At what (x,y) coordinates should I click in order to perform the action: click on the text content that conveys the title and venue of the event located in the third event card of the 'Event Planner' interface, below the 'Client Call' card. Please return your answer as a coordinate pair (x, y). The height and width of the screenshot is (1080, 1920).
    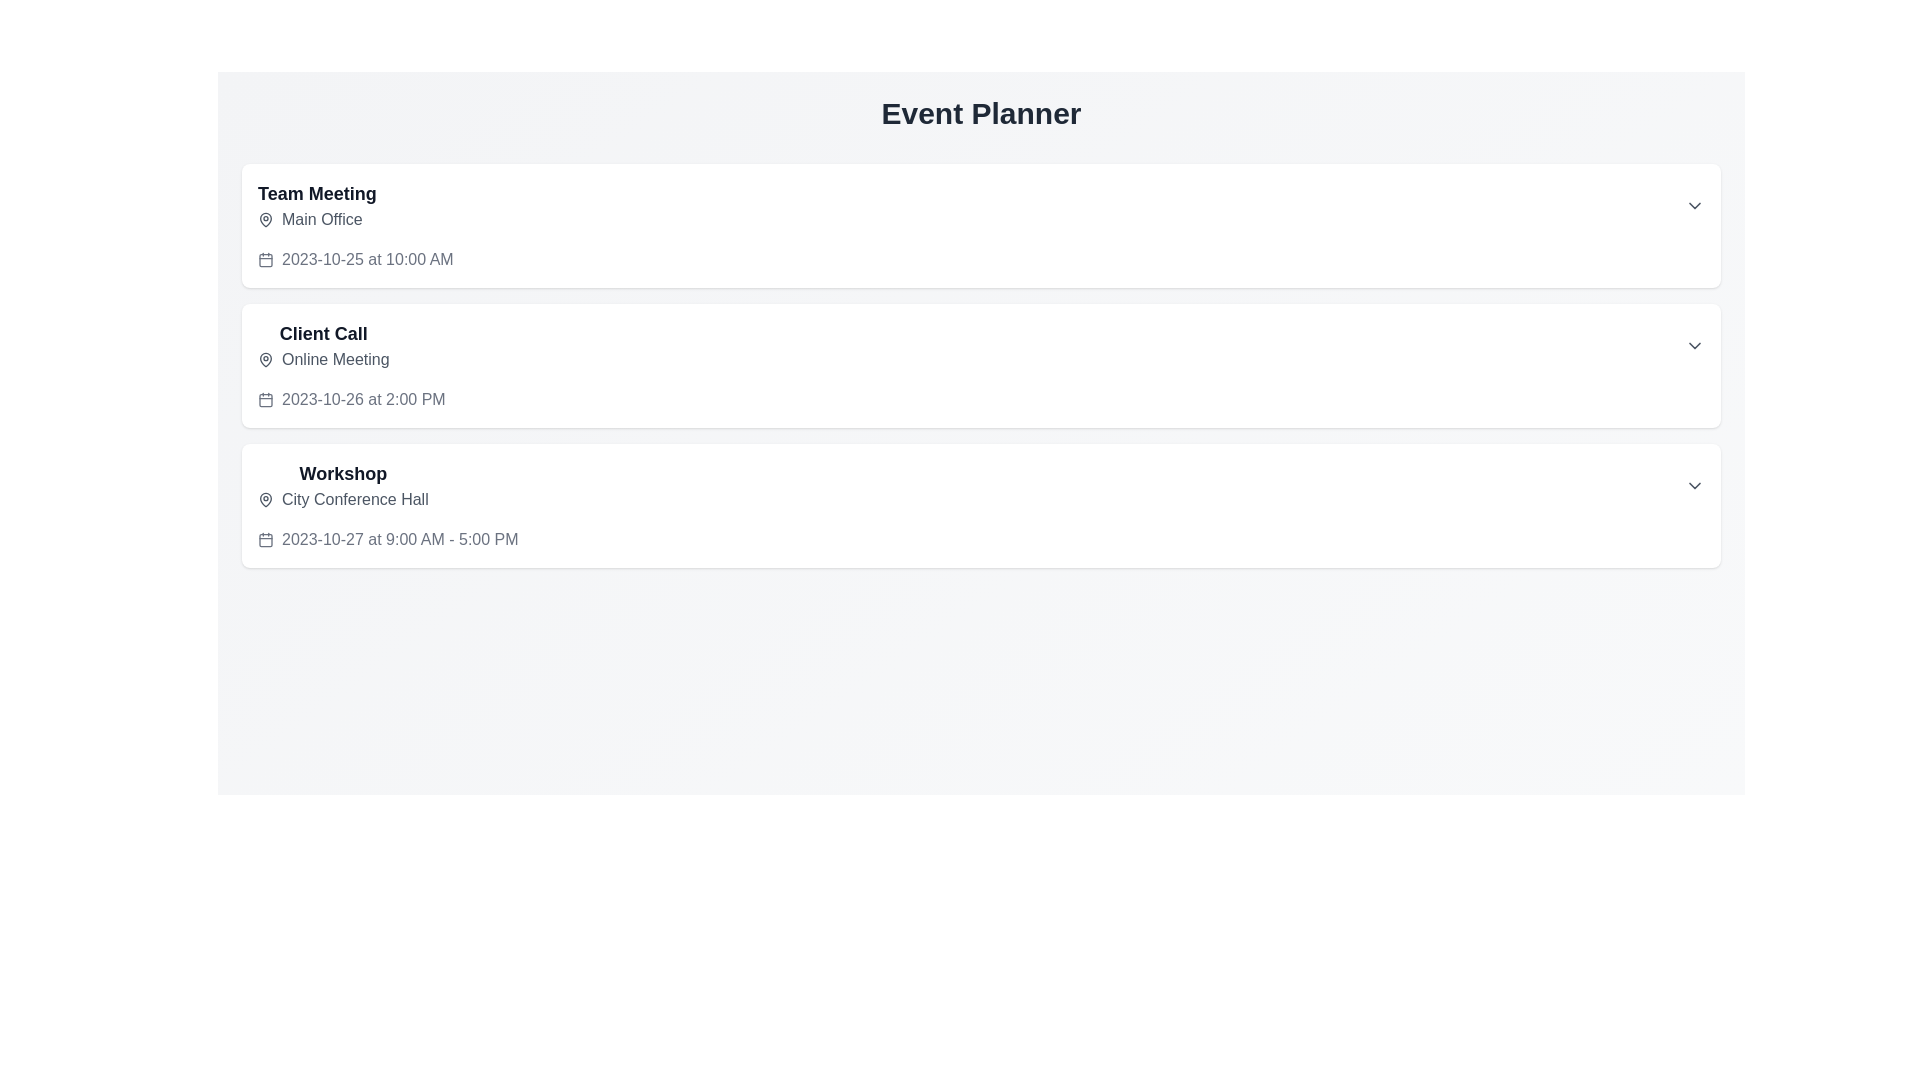
    Looking at the image, I should click on (343, 486).